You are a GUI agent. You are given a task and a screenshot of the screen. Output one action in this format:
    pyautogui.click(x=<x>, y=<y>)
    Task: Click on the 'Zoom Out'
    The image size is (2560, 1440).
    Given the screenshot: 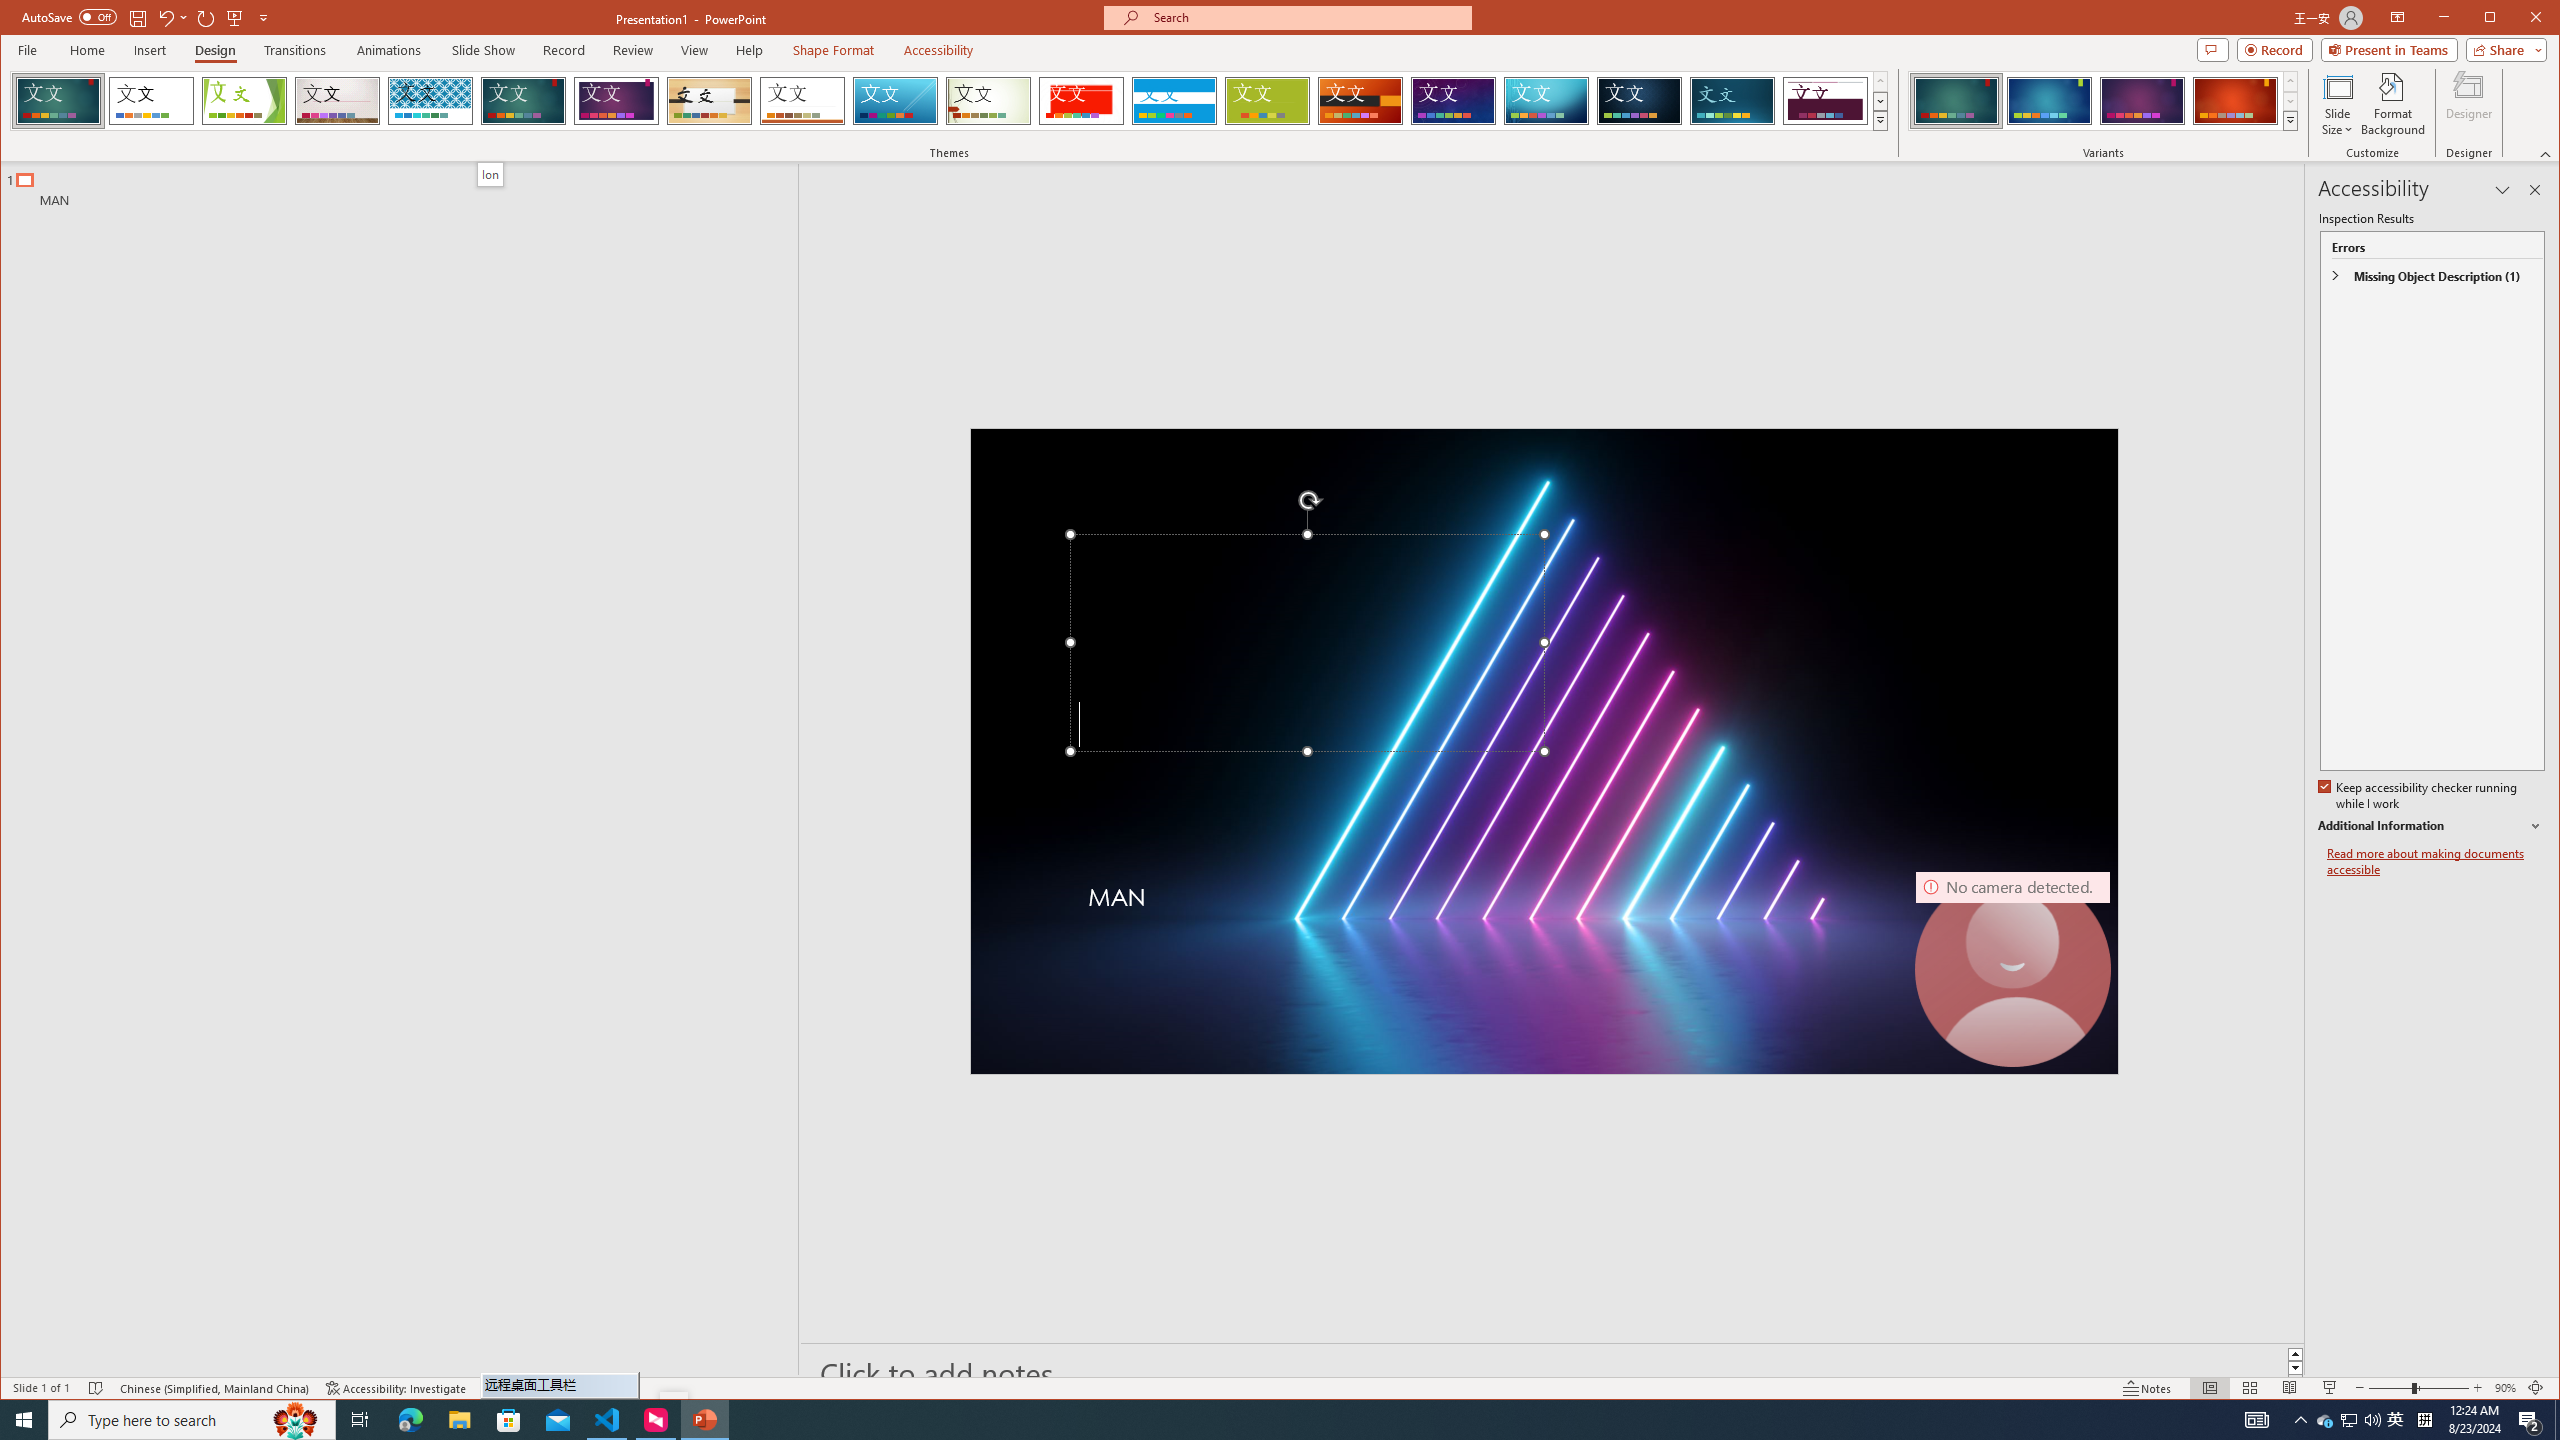 What is the action you would take?
    pyautogui.click(x=2388, y=1387)
    